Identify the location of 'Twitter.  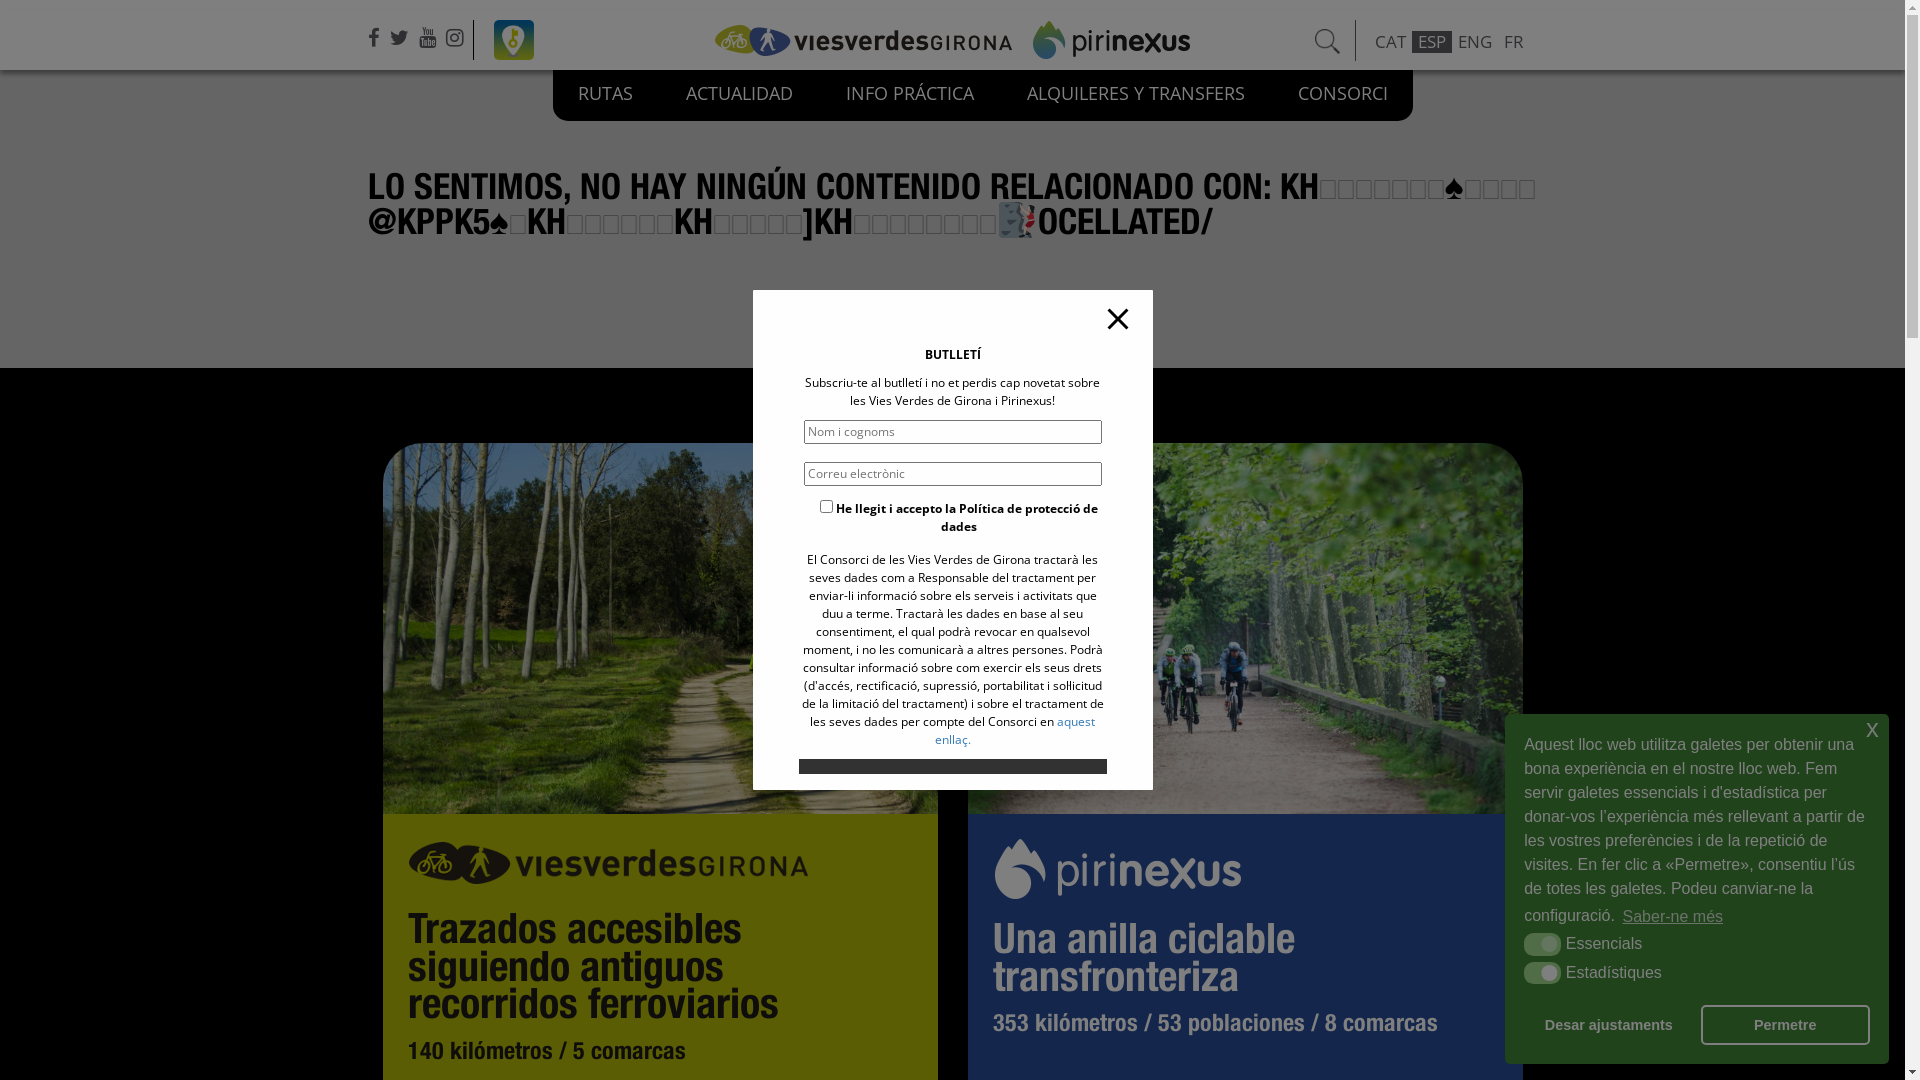
(401, 37).